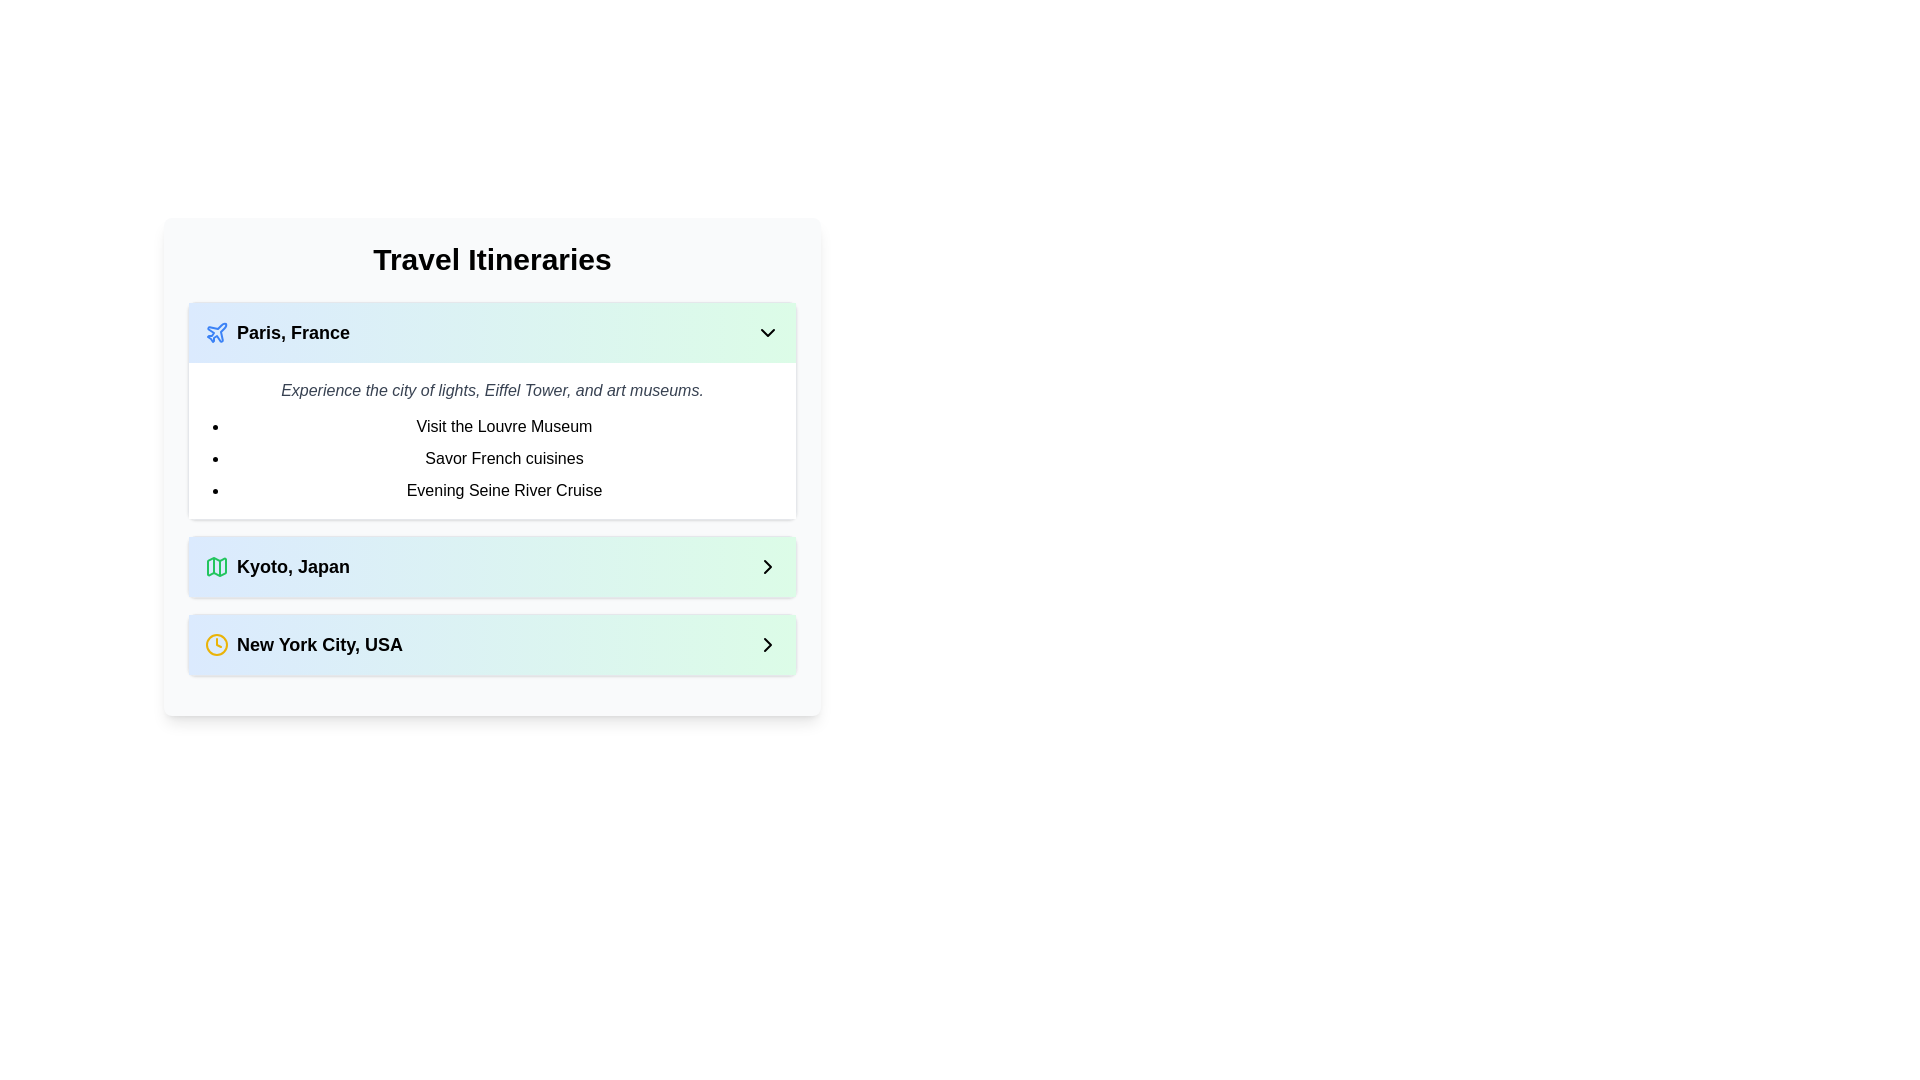  I want to click on the 'Travel Itineraries' heading, which is styled in bold and large font, located at the top of the content section, so click(492, 258).